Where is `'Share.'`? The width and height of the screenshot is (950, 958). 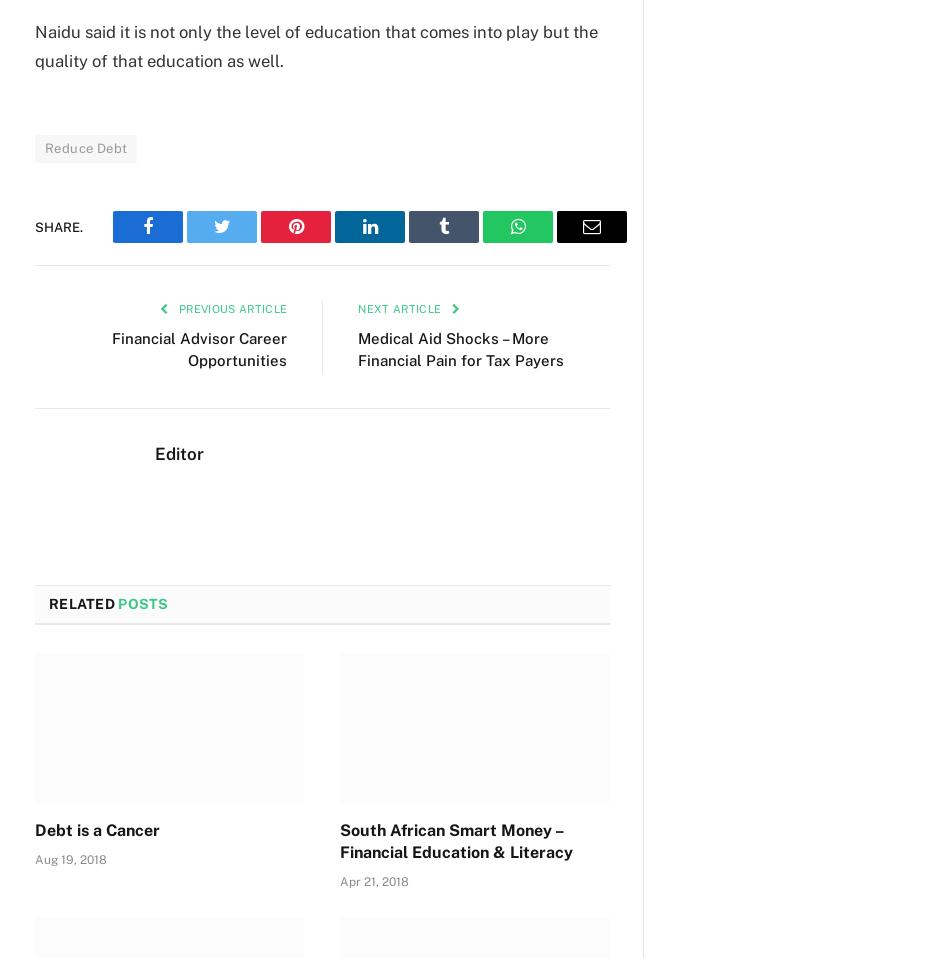 'Share.' is located at coordinates (58, 225).